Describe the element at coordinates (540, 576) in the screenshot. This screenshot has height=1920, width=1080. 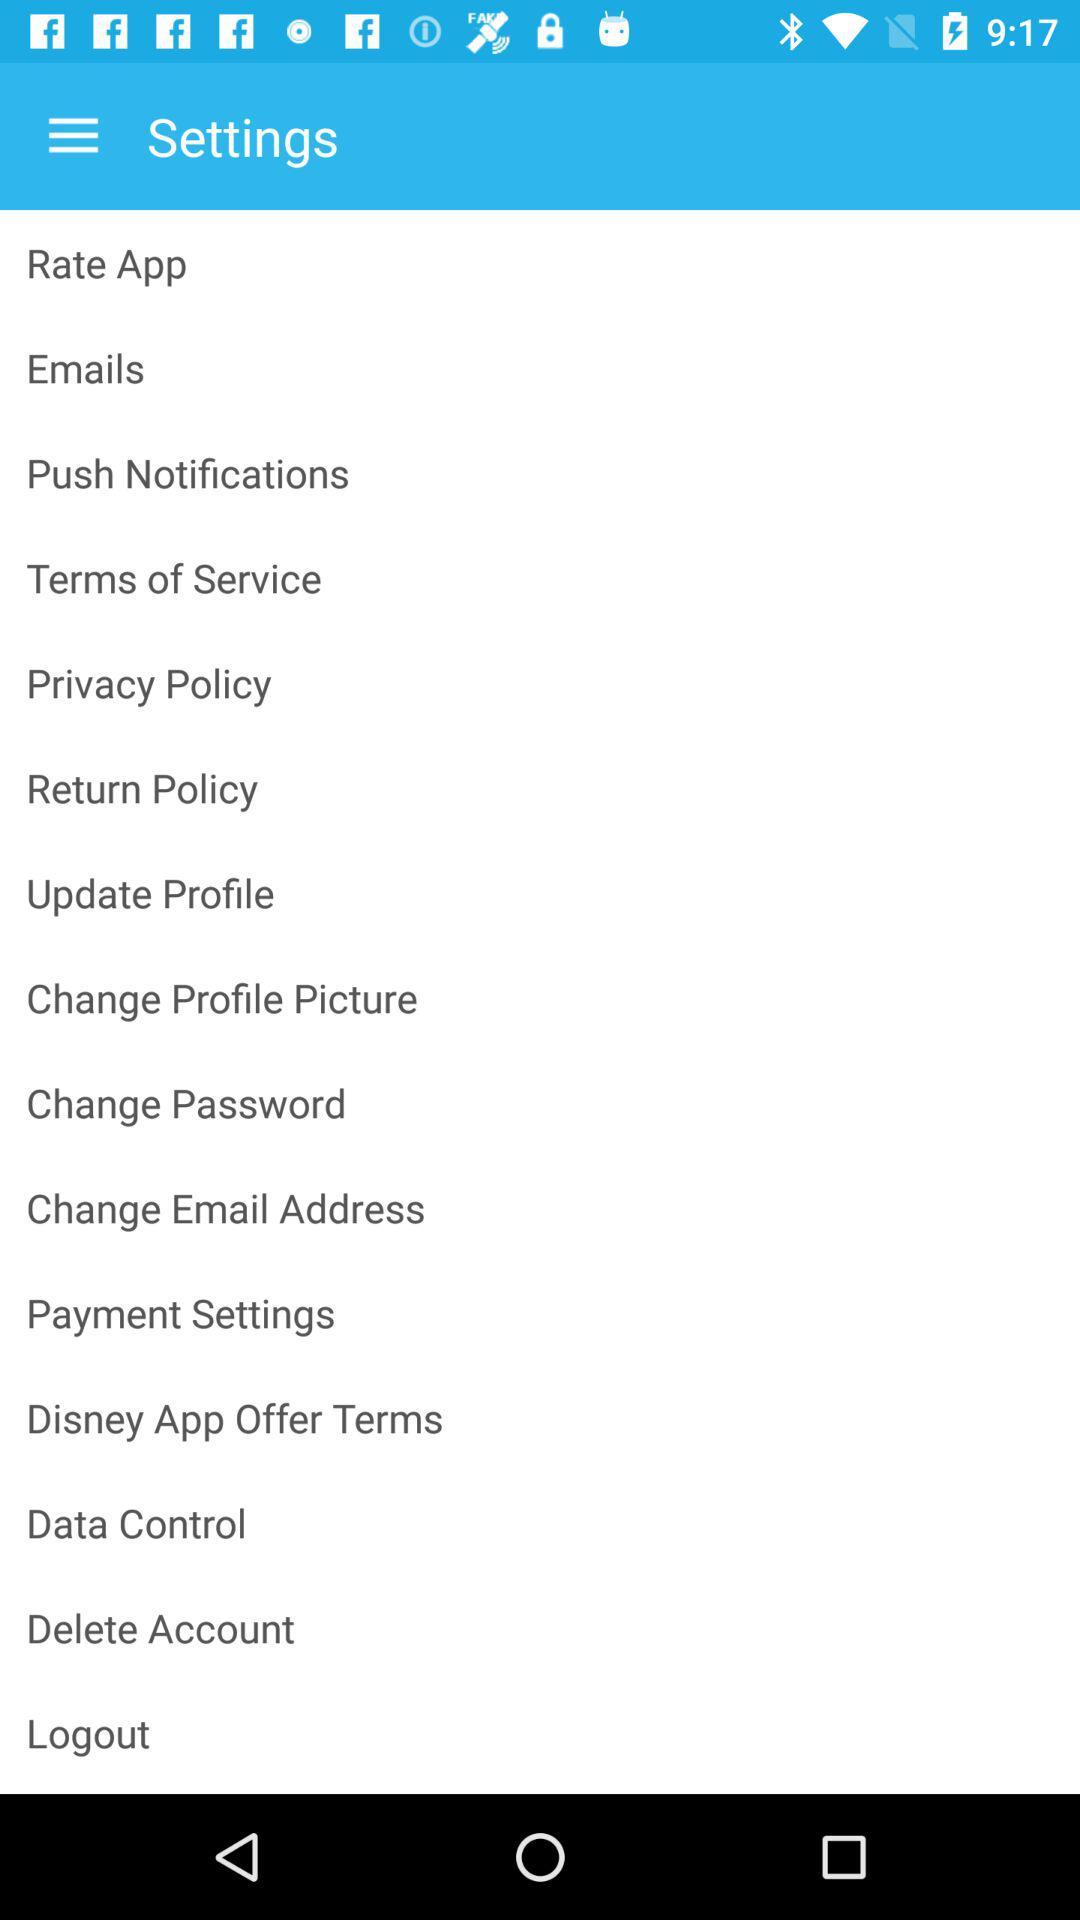
I see `item above the privacy policy icon` at that location.